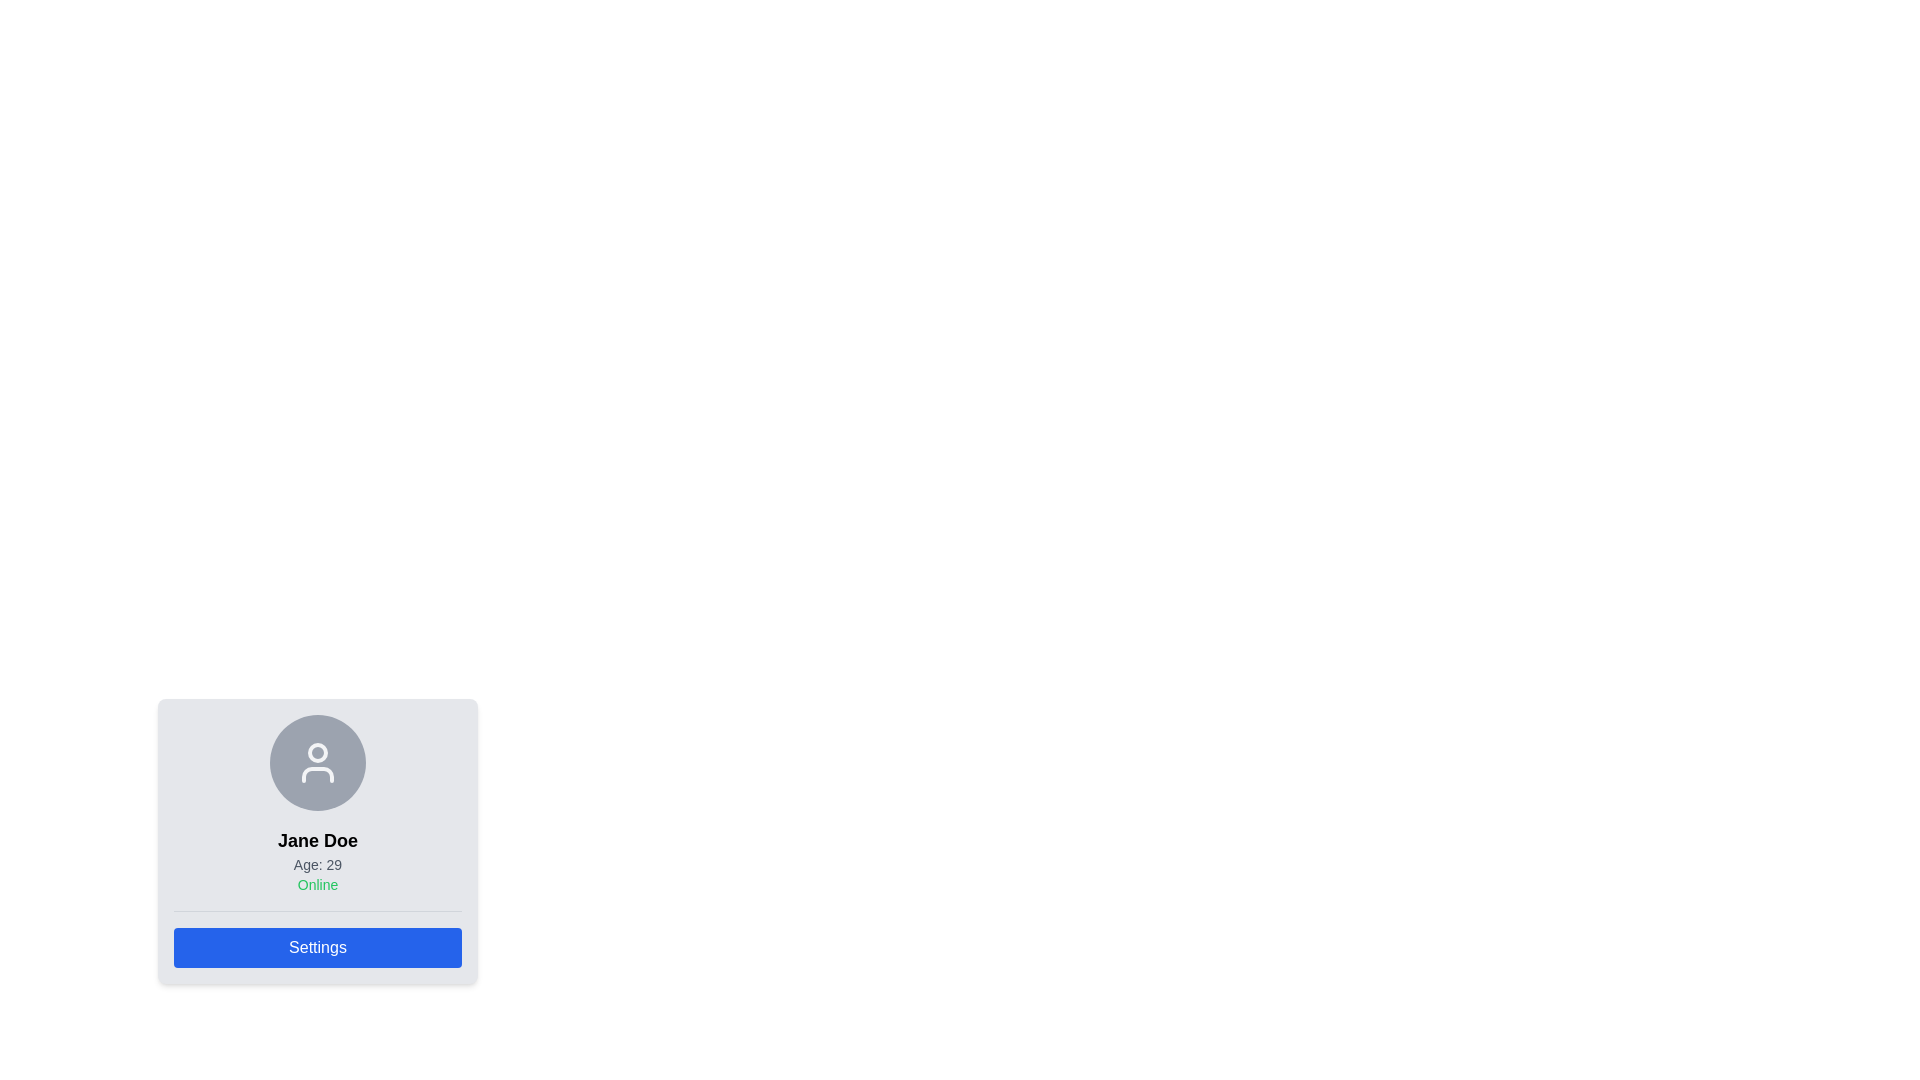  Describe the element at coordinates (316, 863) in the screenshot. I see `the text label displaying 'Age: 29', which is styled in a smaller font and light gray color, positioned below 'Jane Doe' and above 'Online'` at that location.